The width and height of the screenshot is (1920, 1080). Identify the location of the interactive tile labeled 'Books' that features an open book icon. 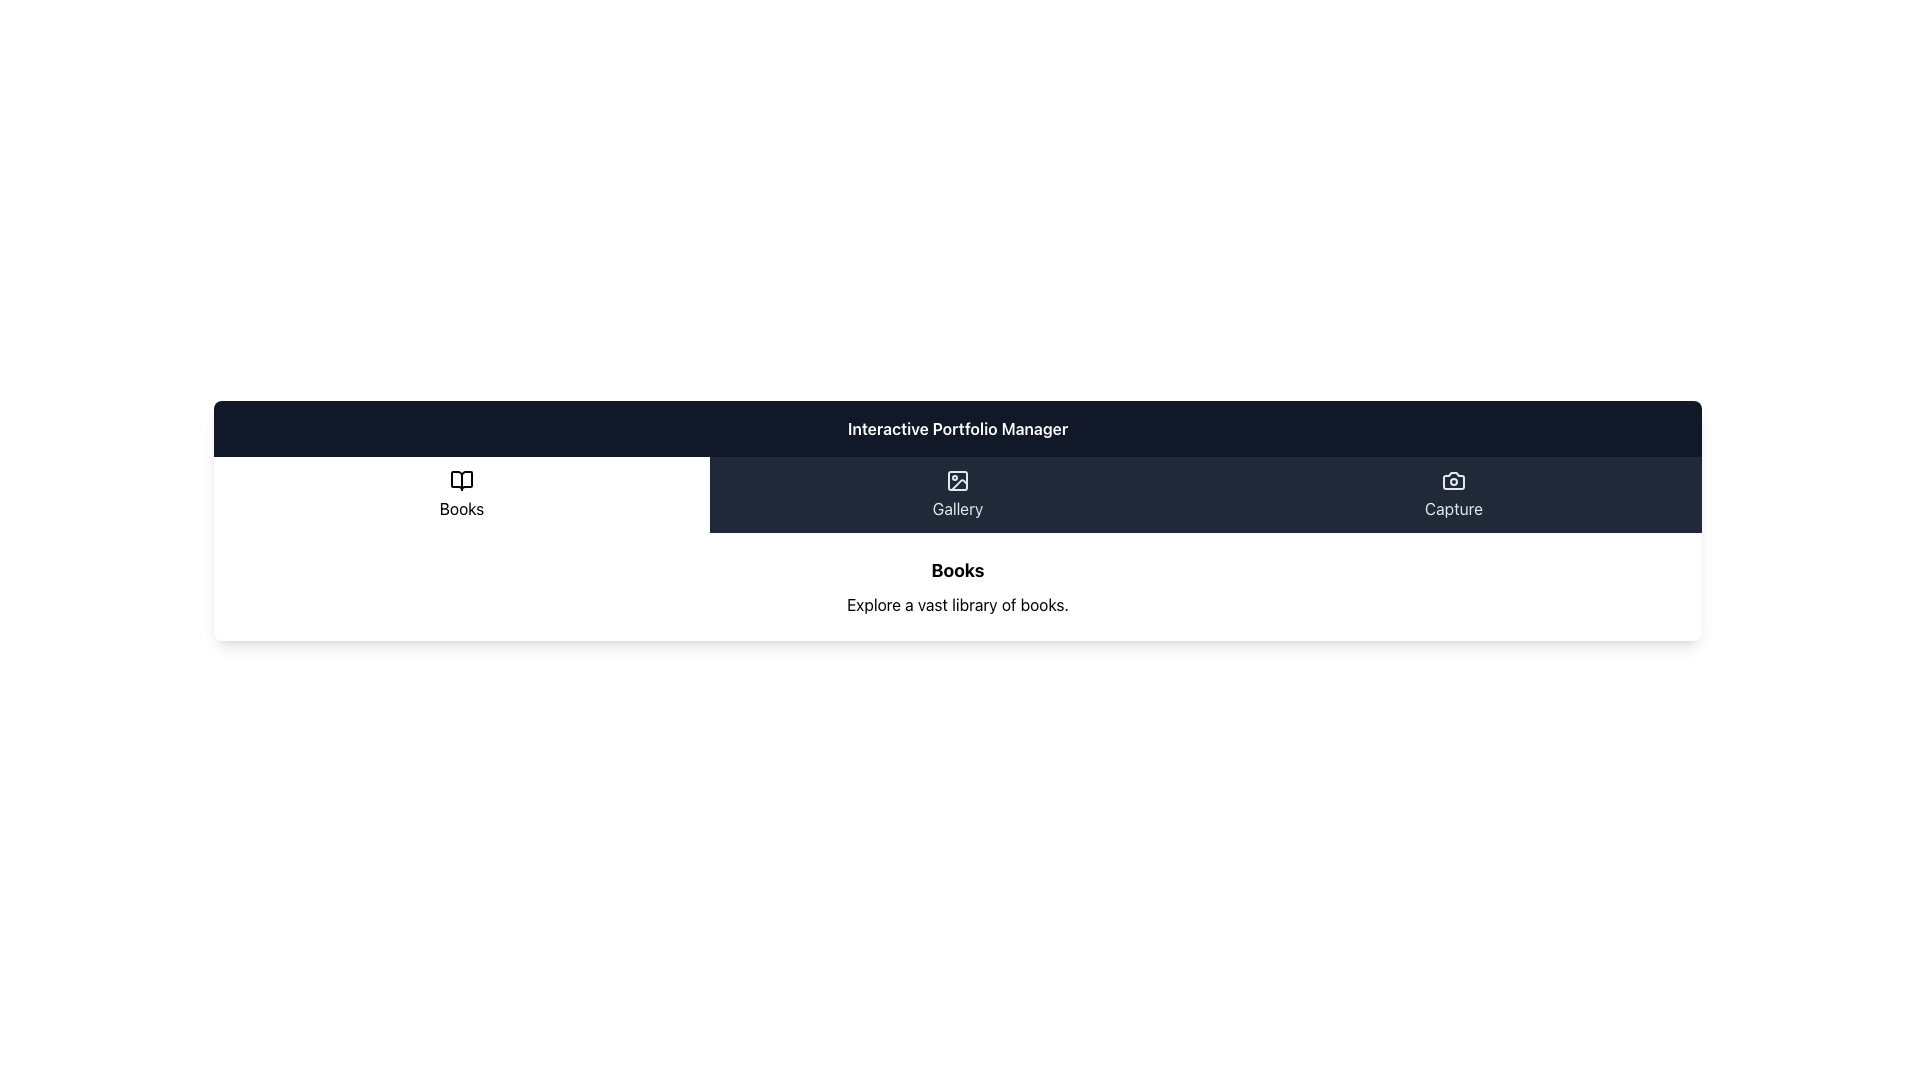
(460, 494).